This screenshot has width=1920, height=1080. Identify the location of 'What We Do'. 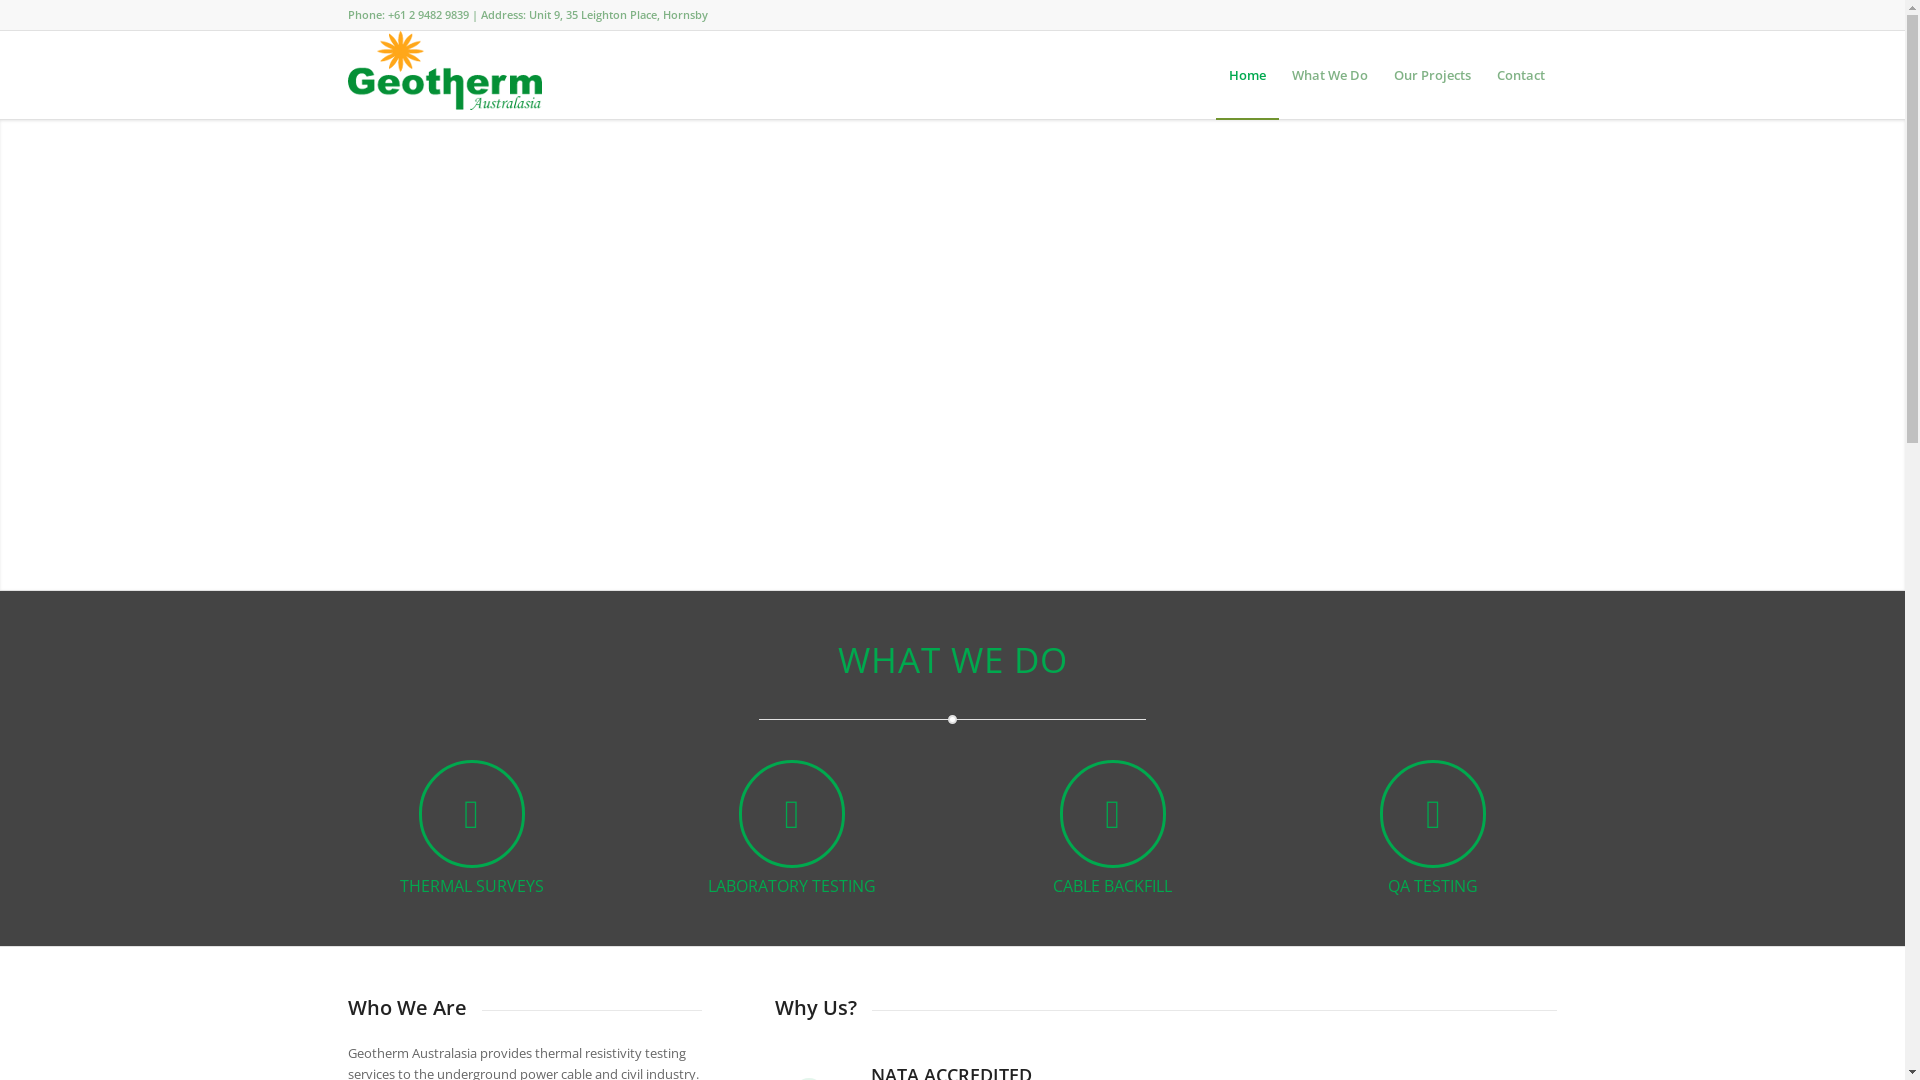
(1329, 73).